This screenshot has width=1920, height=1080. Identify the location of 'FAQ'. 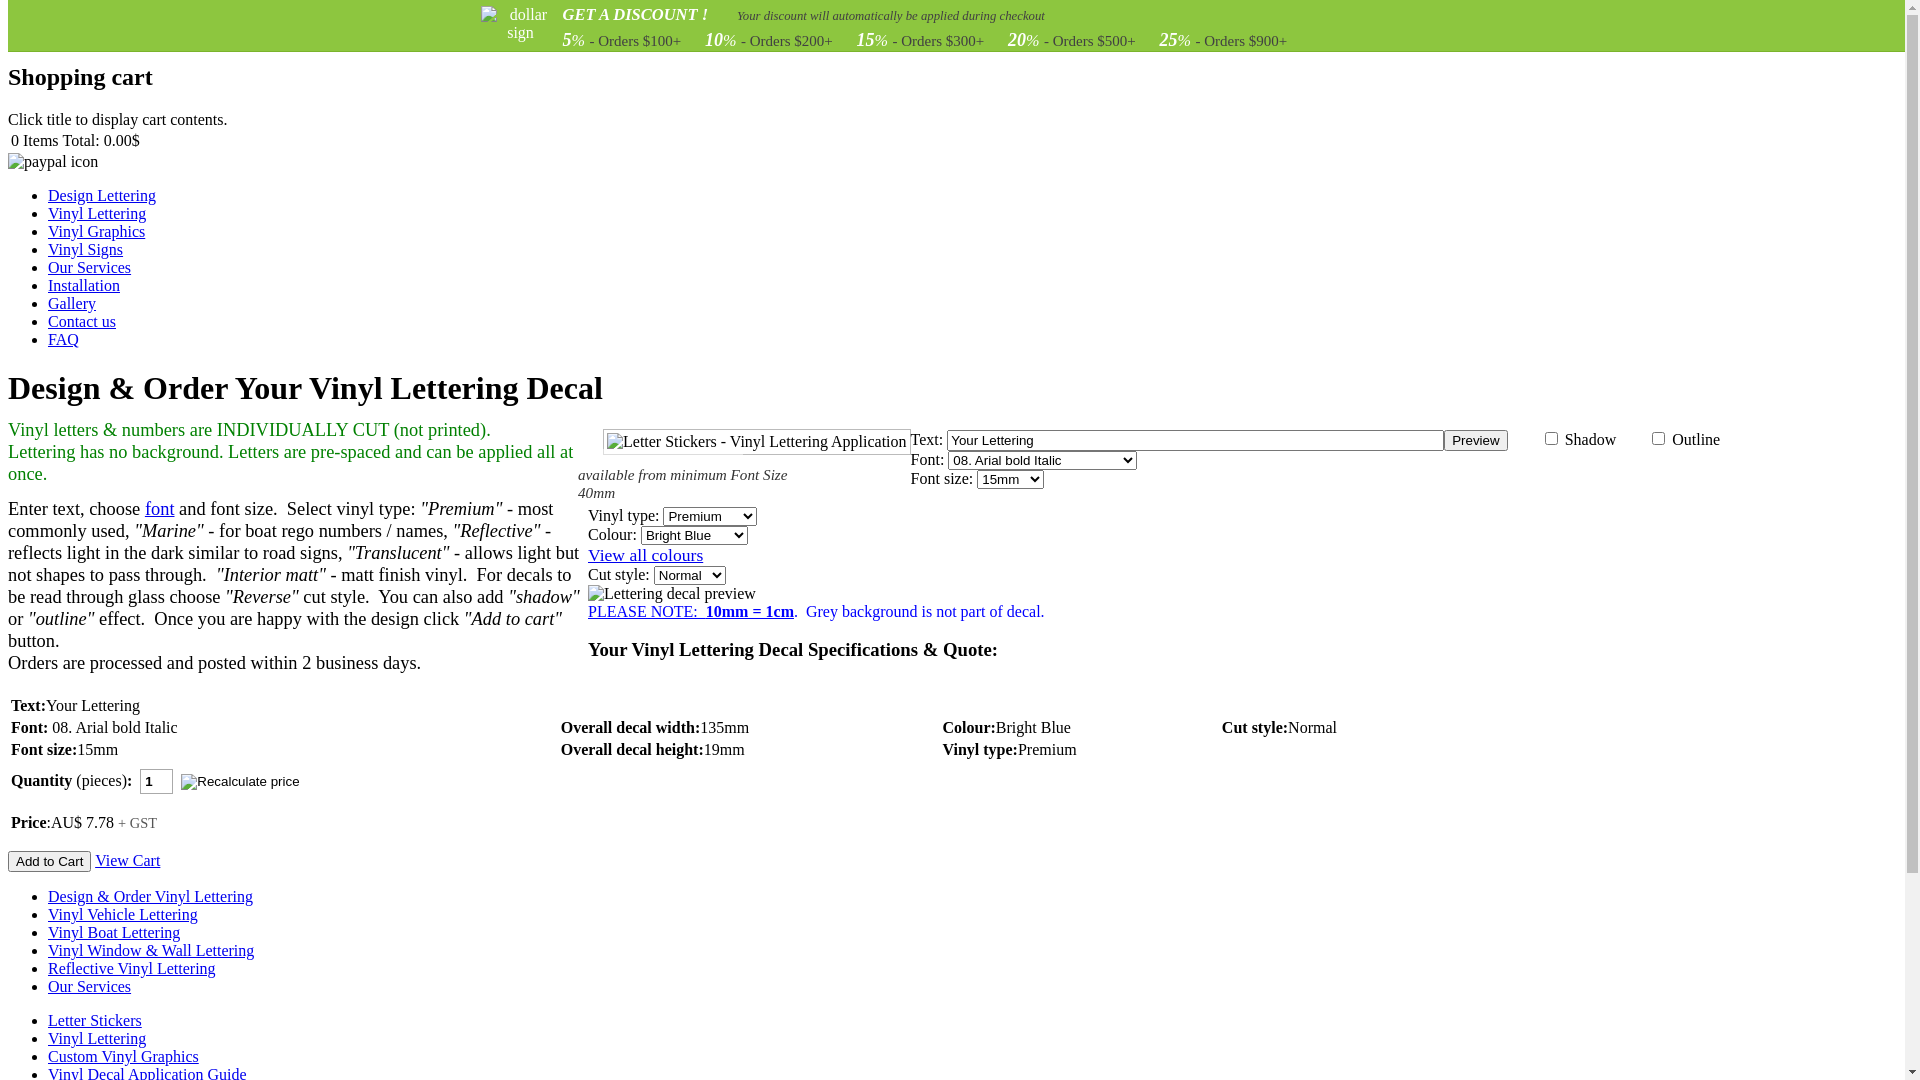
(63, 338).